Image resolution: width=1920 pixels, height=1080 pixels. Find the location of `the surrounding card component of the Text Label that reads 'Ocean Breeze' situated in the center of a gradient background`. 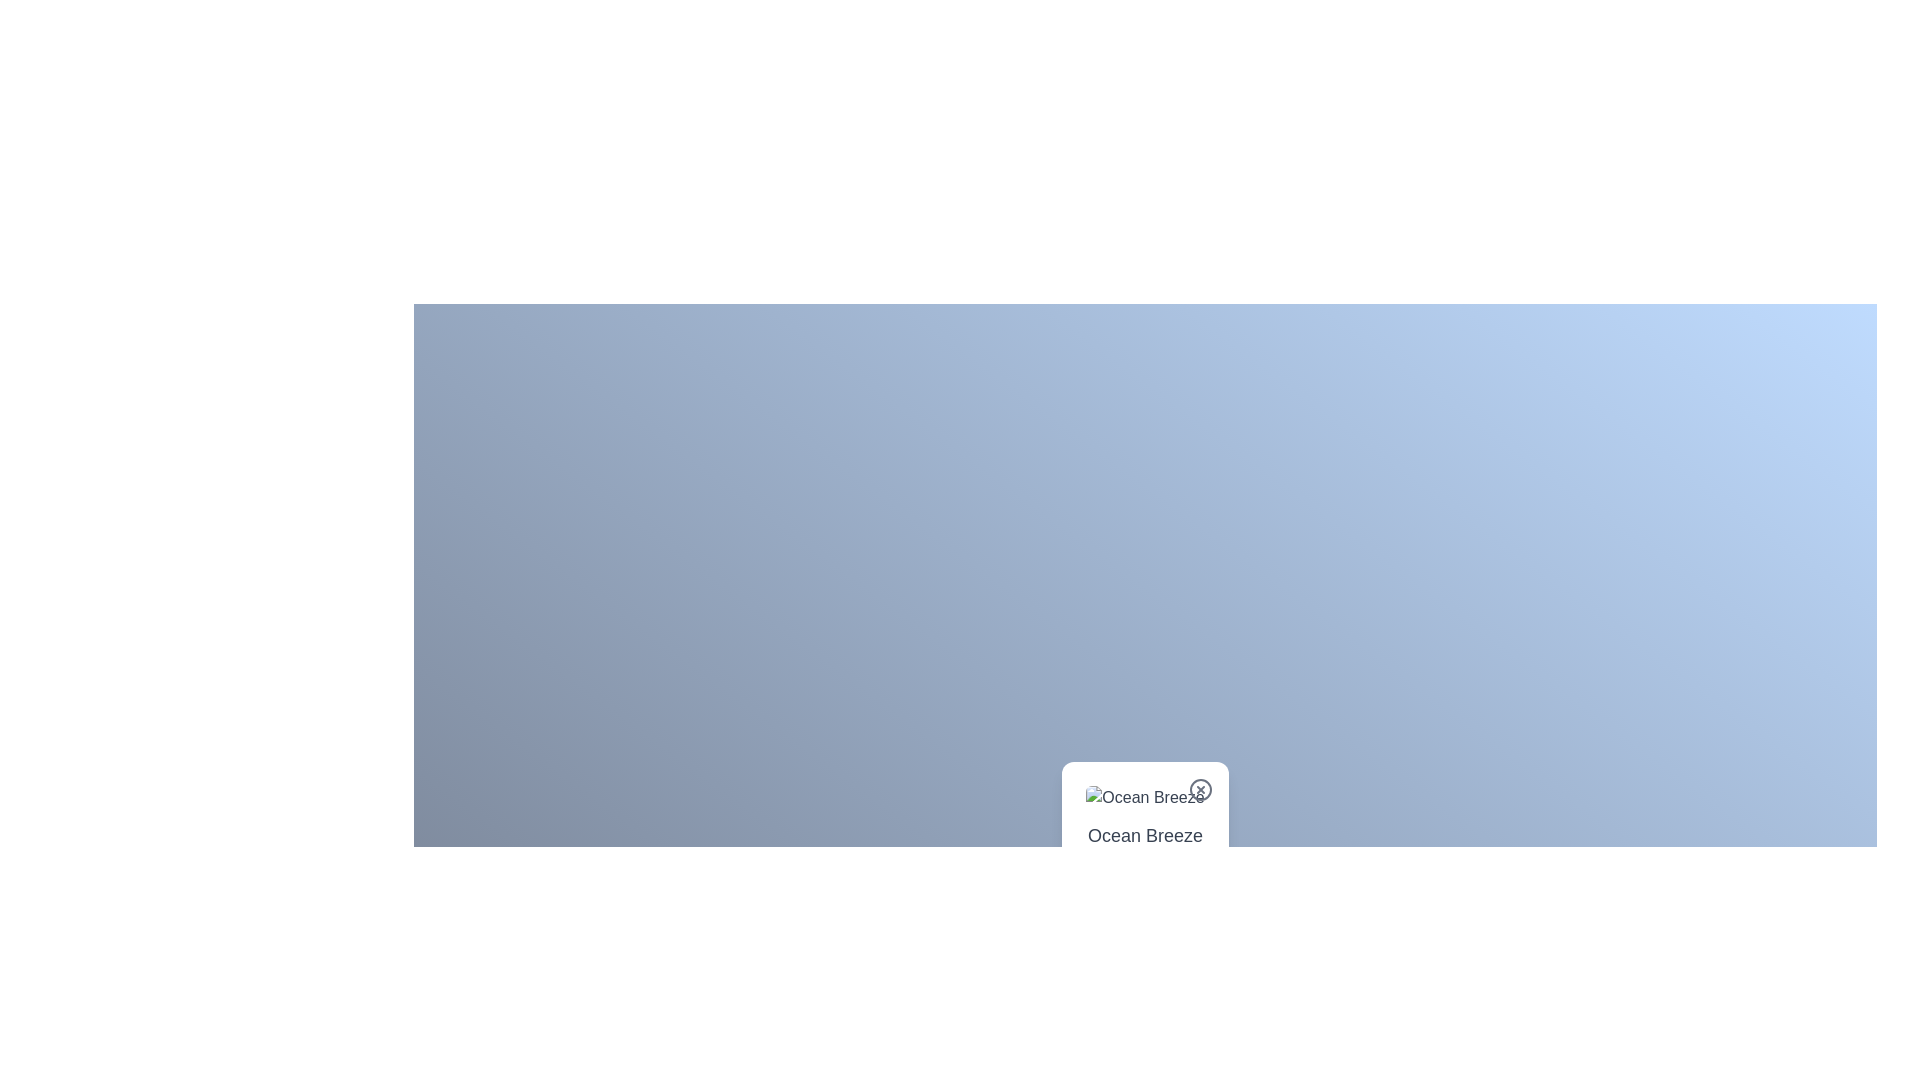

the surrounding card component of the Text Label that reads 'Ocean Breeze' situated in the center of a gradient background is located at coordinates (1145, 844).